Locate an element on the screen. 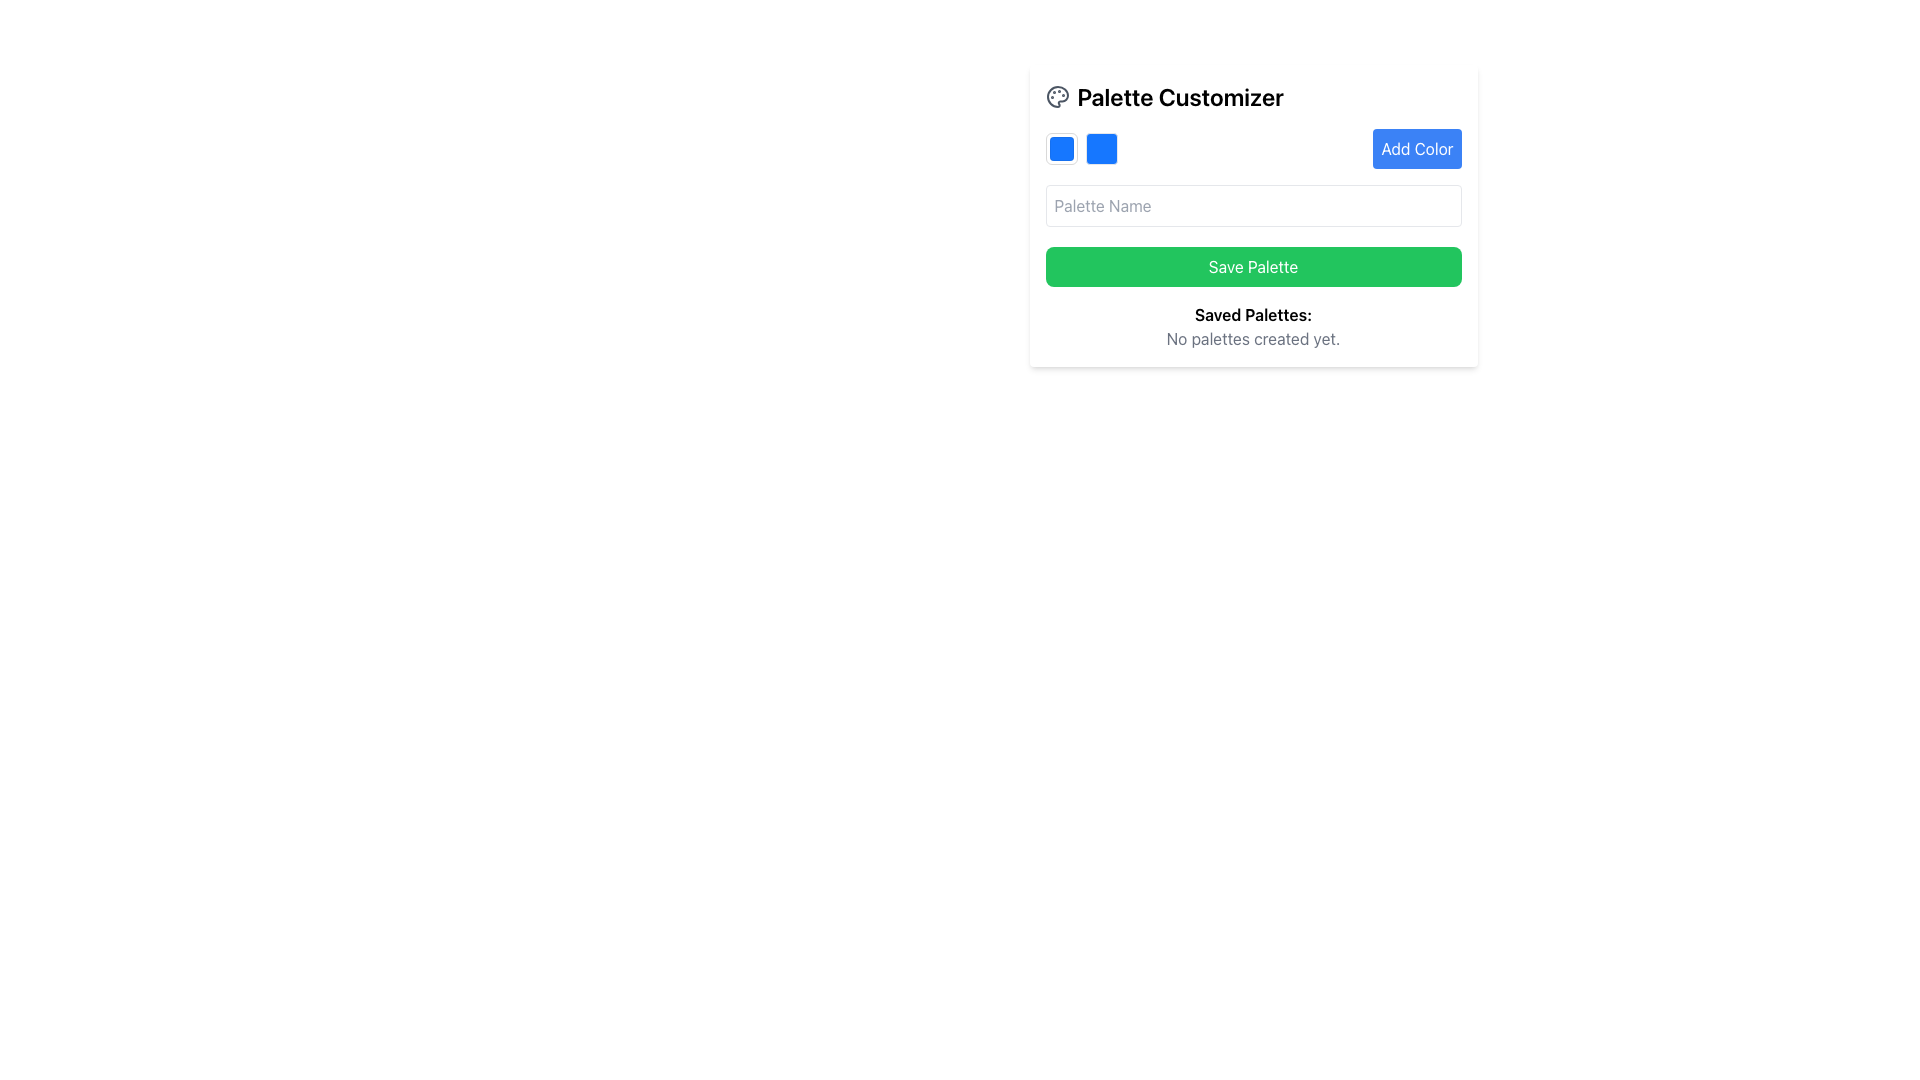  text content of the bold label displaying 'Saved Palettes:' positioned centrally above the text 'No palettes created yet.' is located at coordinates (1252, 315).